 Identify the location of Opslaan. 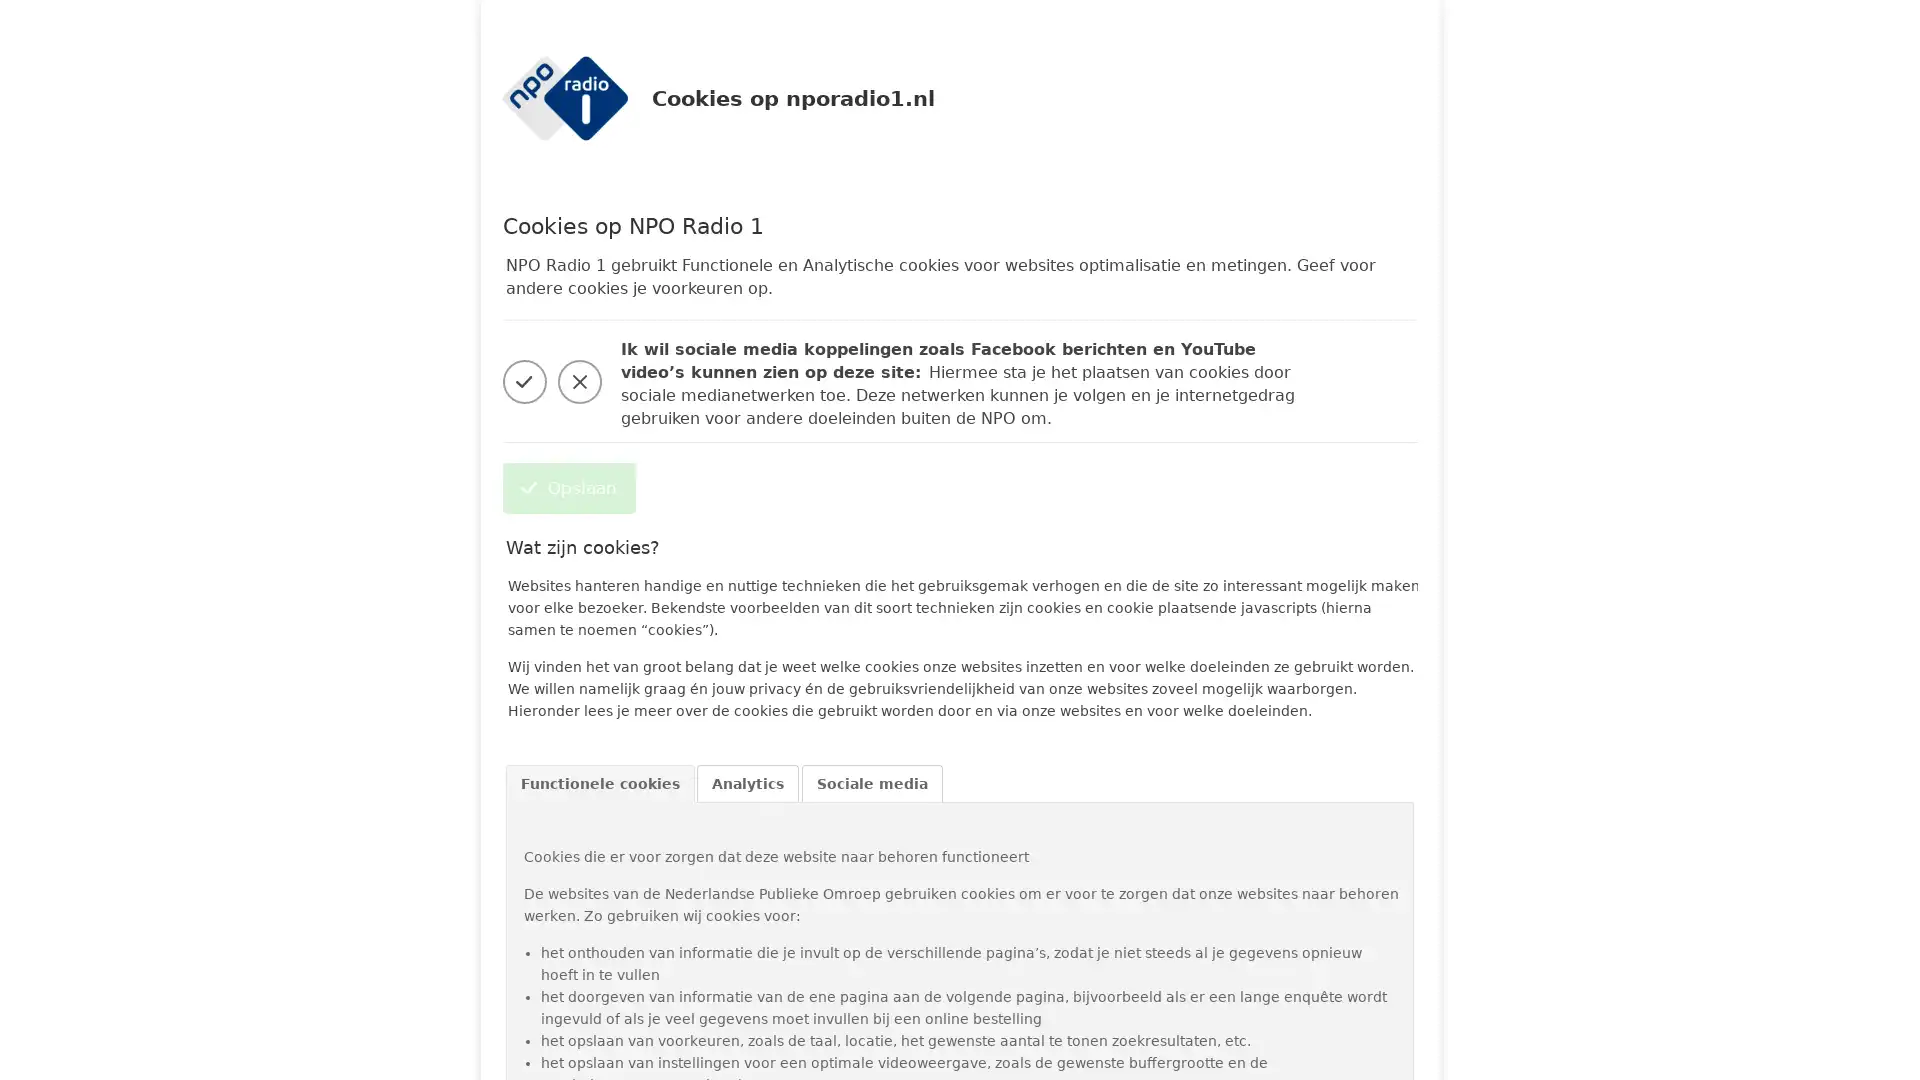
(567, 488).